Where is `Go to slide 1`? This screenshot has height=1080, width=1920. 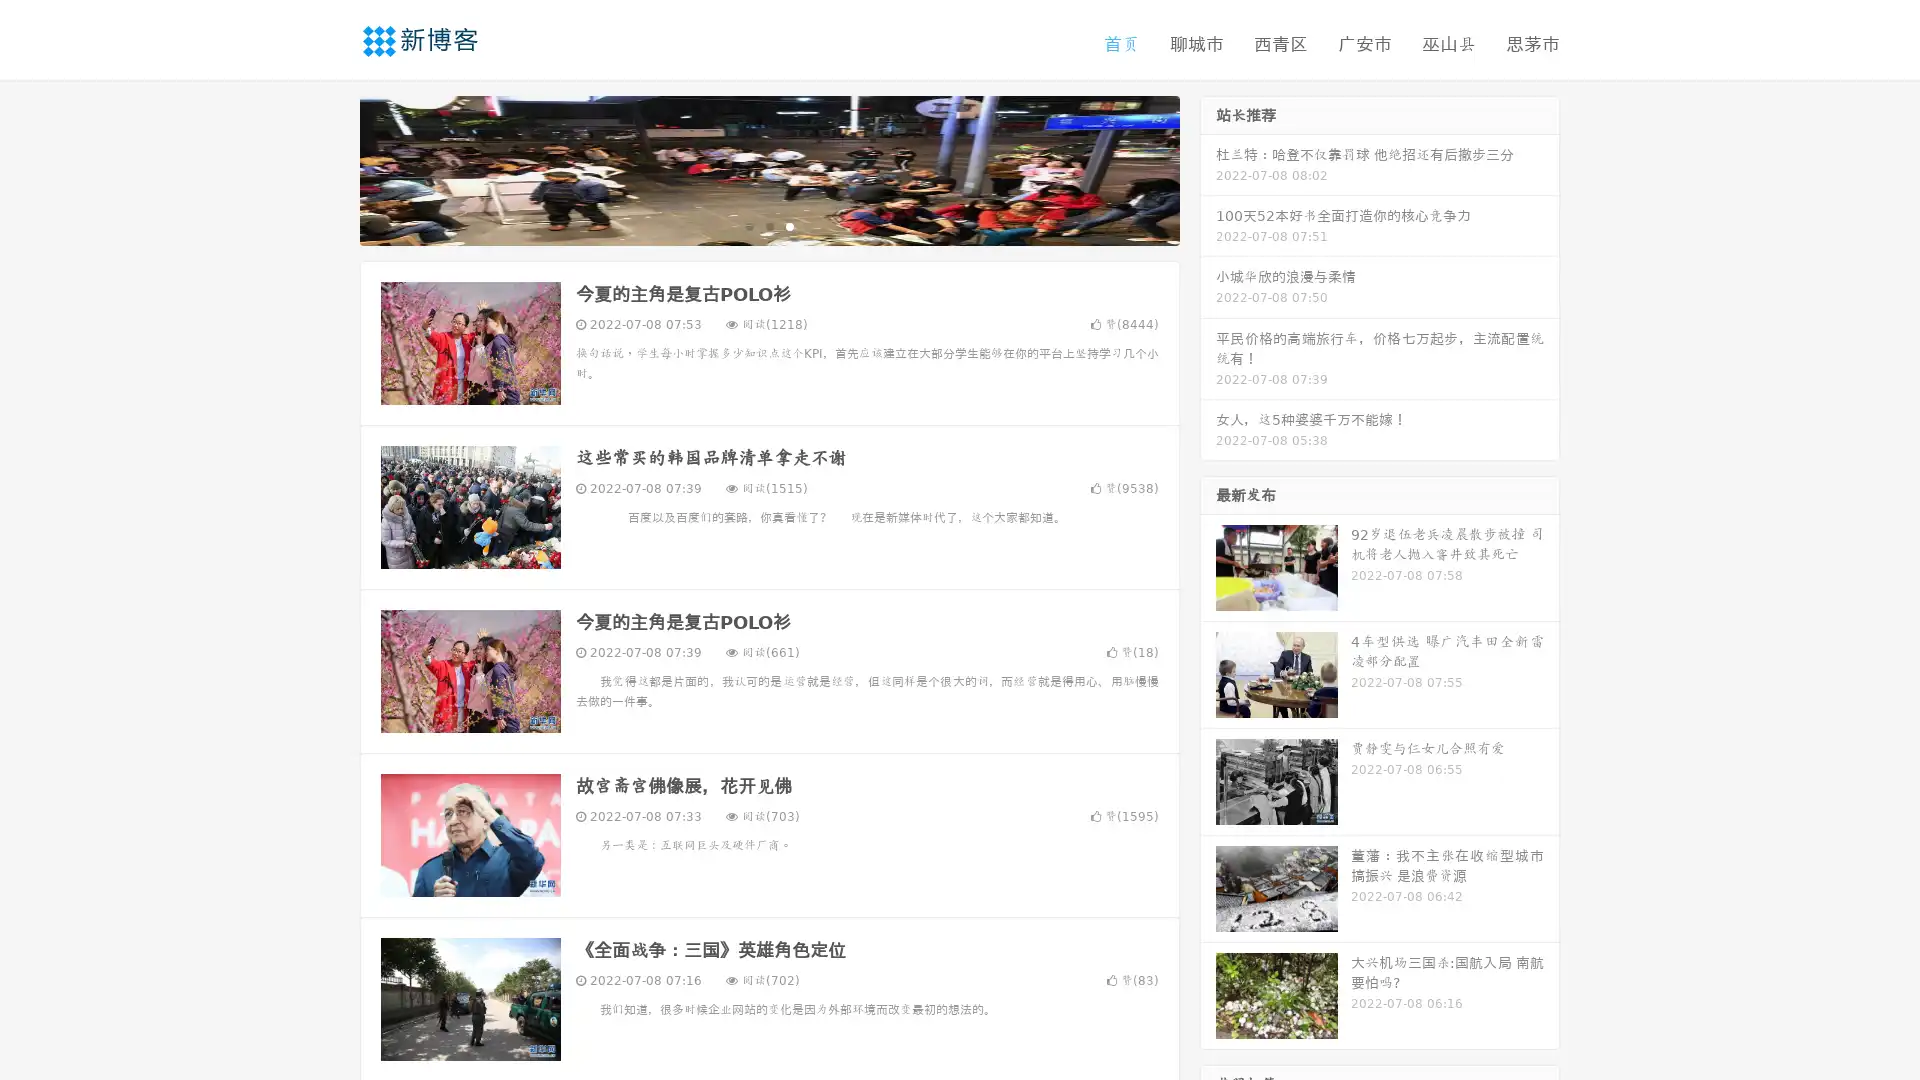
Go to slide 1 is located at coordinates (748, 225).